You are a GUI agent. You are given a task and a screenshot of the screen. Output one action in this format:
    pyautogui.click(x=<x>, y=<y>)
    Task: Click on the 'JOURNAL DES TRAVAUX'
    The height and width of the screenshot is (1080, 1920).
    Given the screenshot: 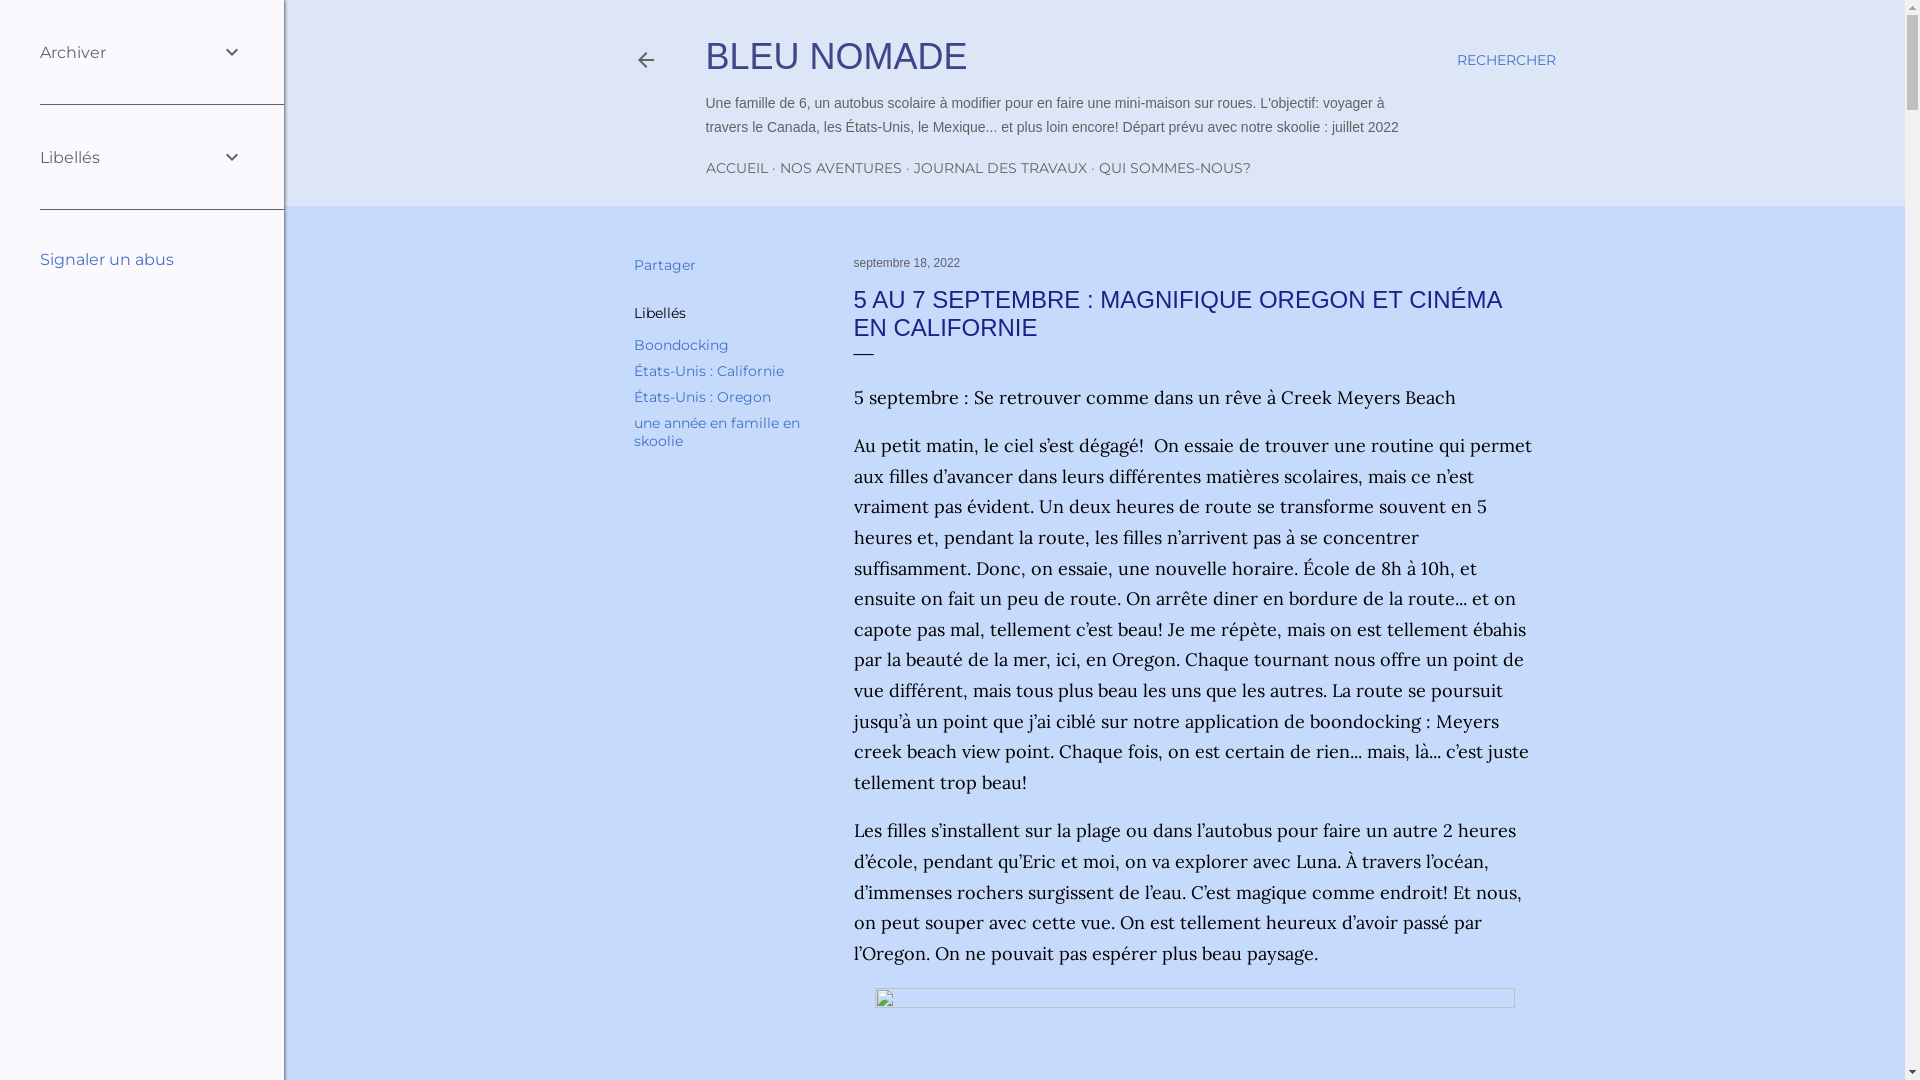 What is the action you would take?
    pyautogui.click(x=912, y=167)
    